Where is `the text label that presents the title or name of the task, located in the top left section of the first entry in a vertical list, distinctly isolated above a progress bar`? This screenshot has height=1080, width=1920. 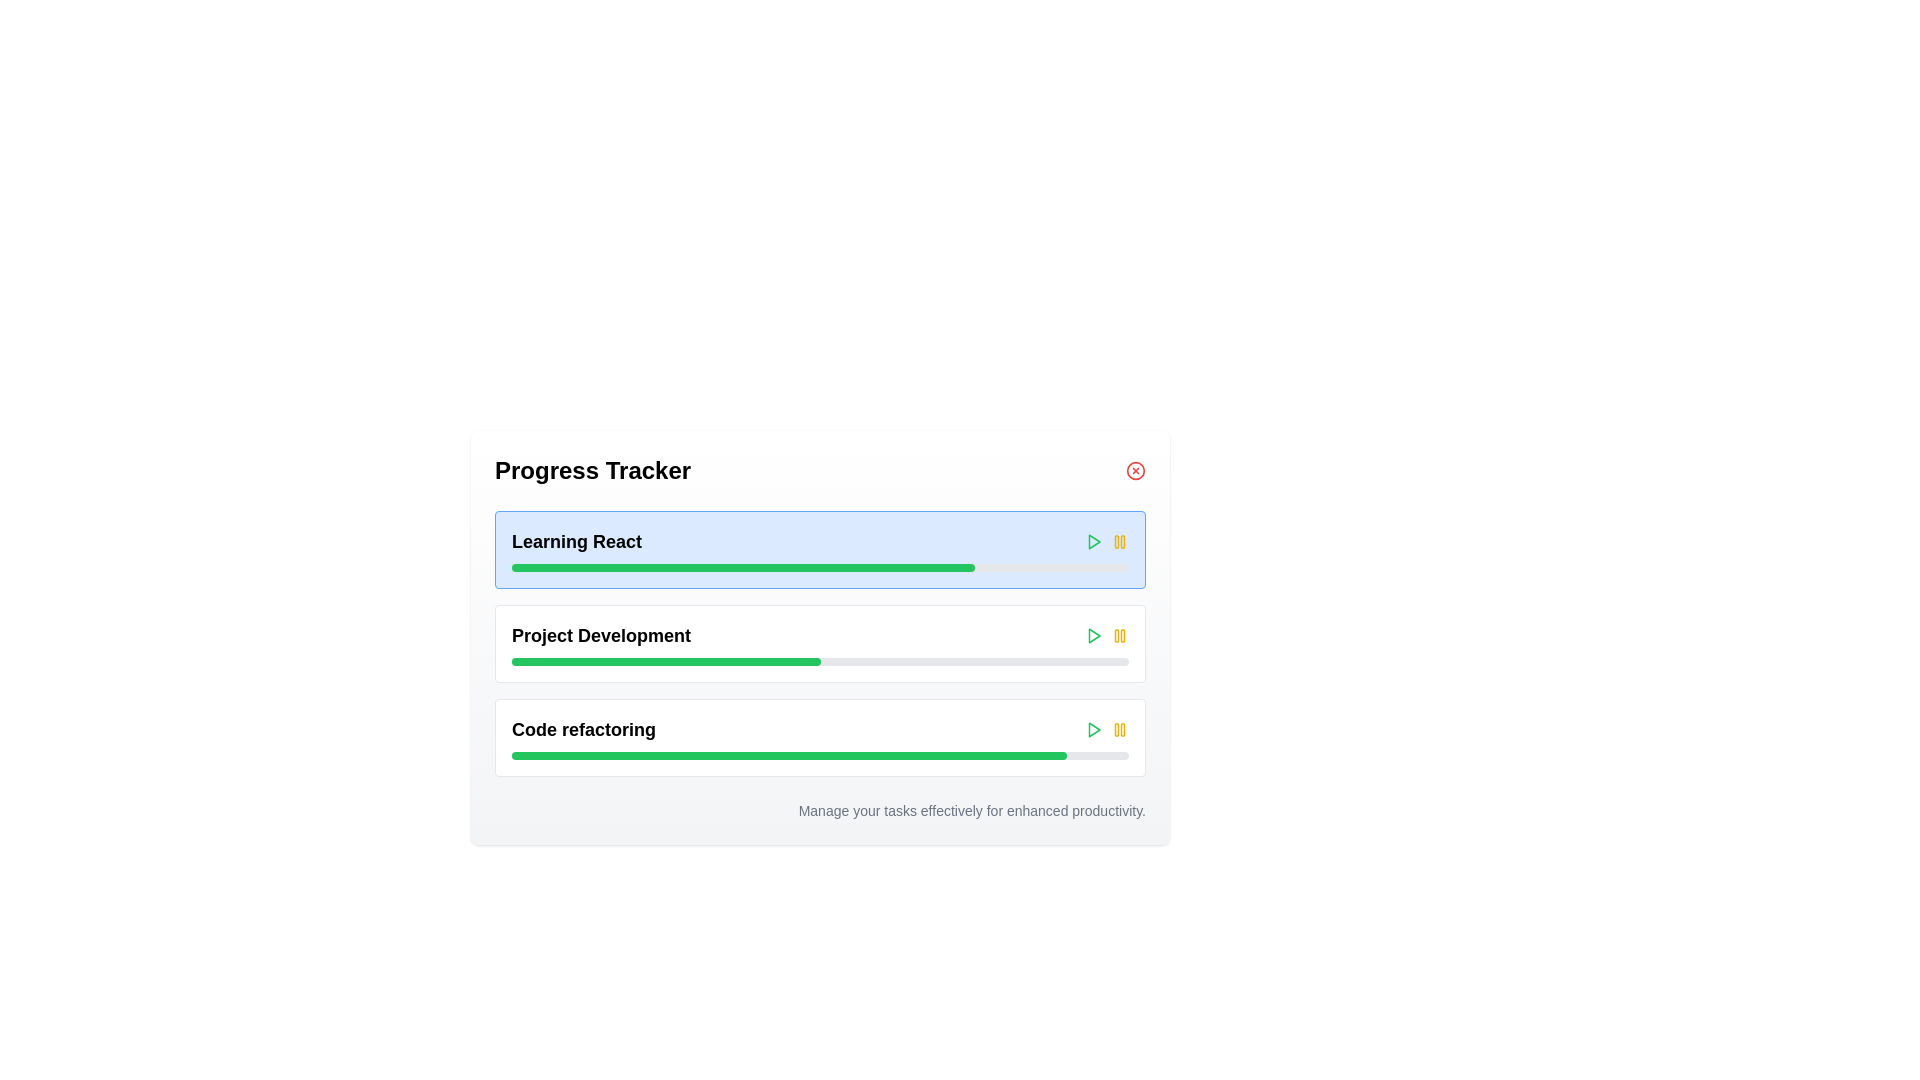 the text label that presents the title or name of the task, located in the top left section of the first entry in a vertical list, distinctly isolated above a progress bar is located at coordinates (575, 542).